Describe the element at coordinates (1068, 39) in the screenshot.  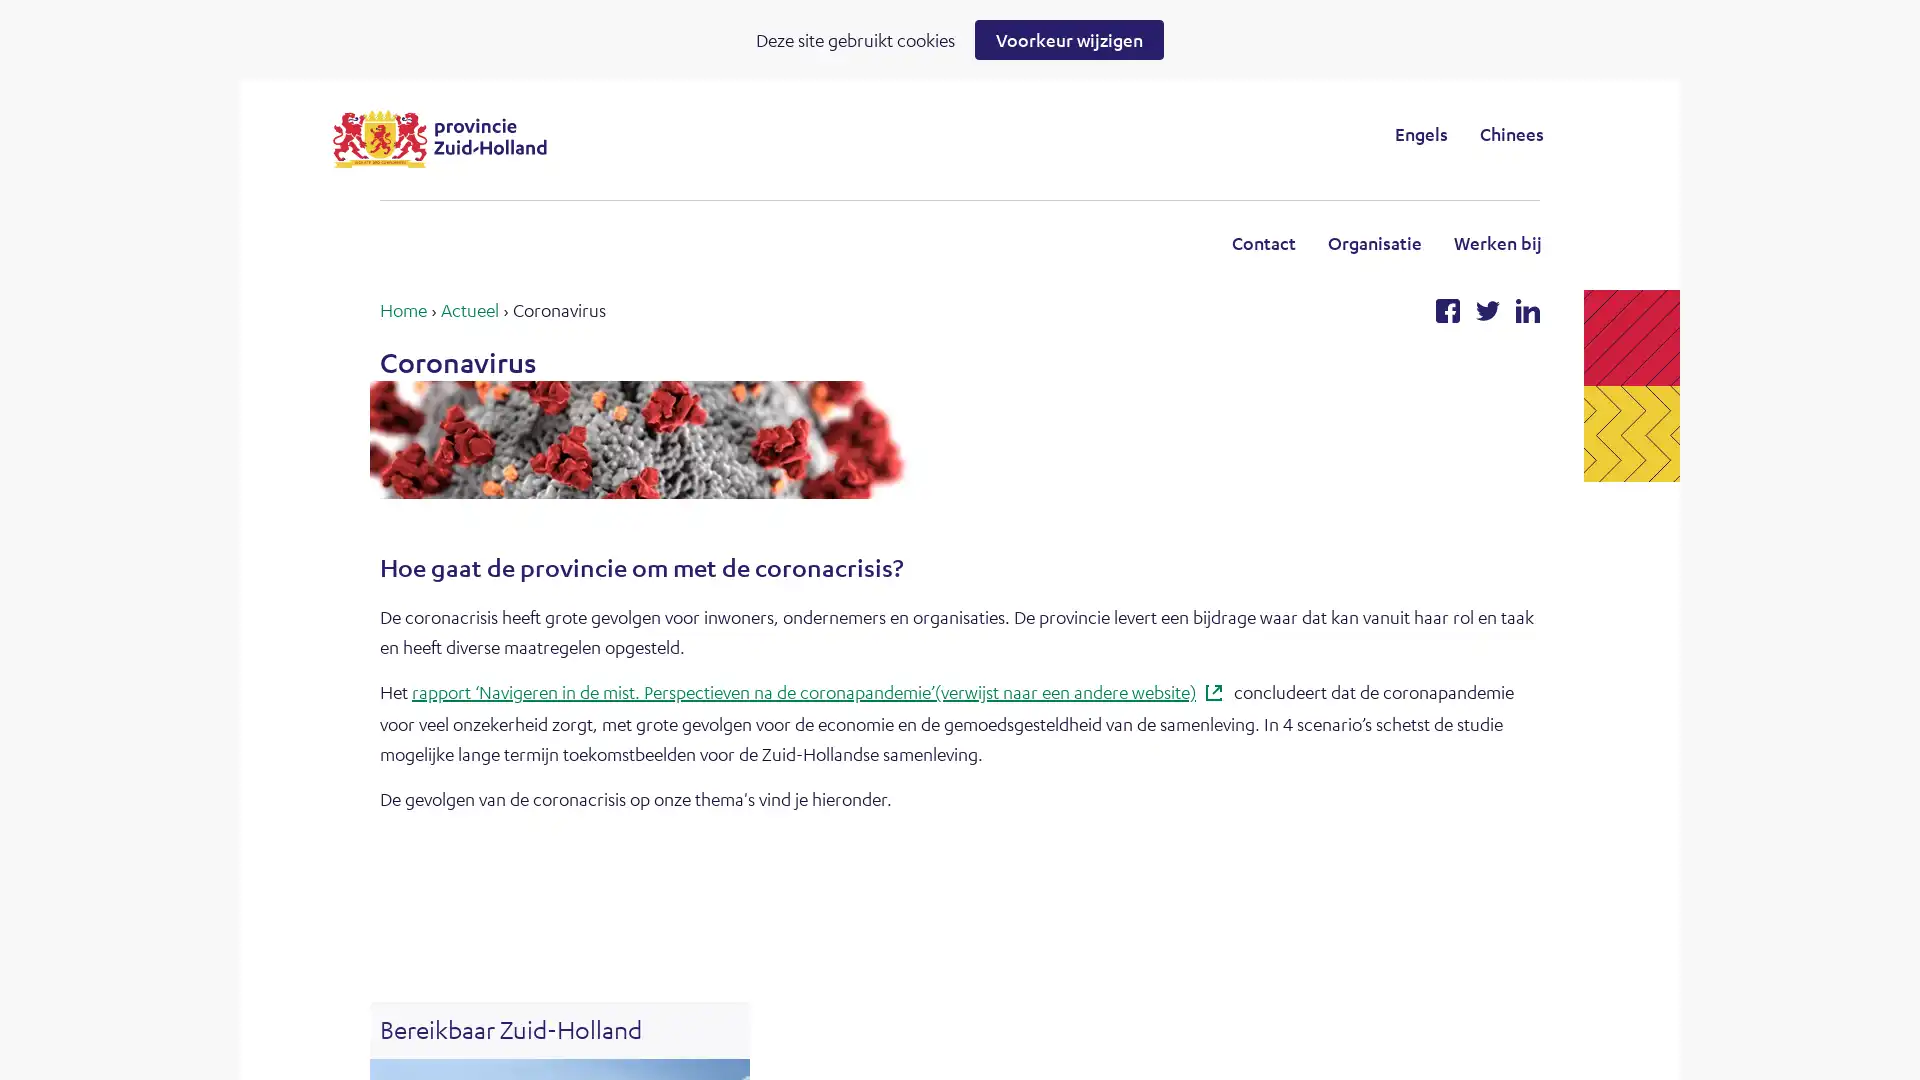
I see `Voorkeur wijzigen` at that location.